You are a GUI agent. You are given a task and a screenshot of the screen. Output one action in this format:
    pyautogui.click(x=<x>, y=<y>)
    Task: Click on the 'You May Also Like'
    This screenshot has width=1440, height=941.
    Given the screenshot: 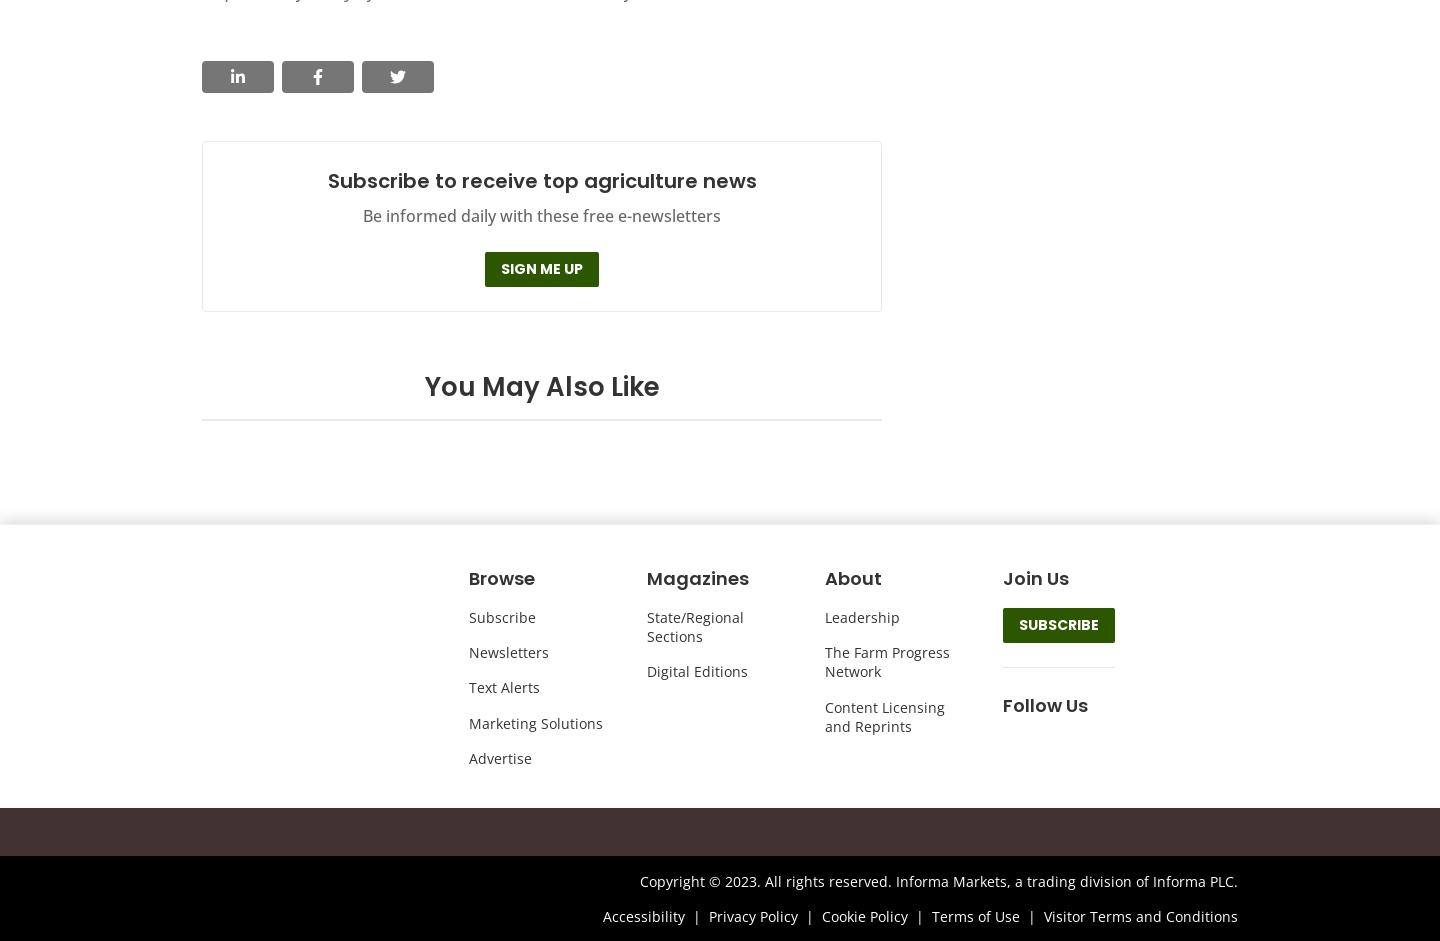 What is the action you would take?
    pyautogui.click(x=541, y=385)
    